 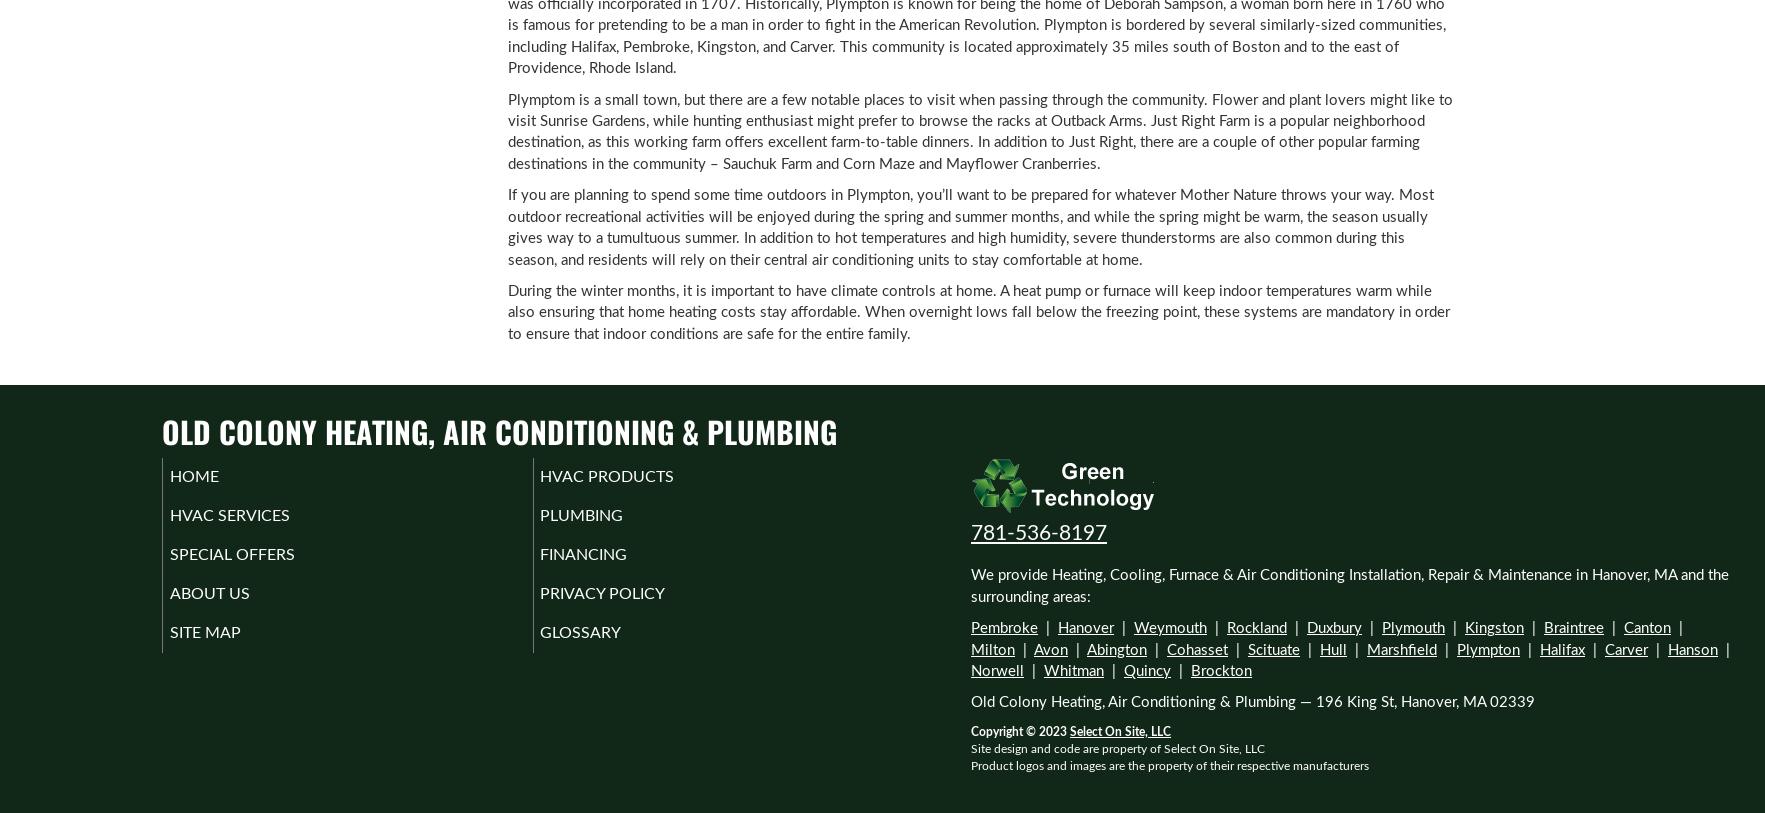 What do you see at coordinates (1033, 649) in the screenshot?
I see `'Avon'` at bounding box center [1033, 649].